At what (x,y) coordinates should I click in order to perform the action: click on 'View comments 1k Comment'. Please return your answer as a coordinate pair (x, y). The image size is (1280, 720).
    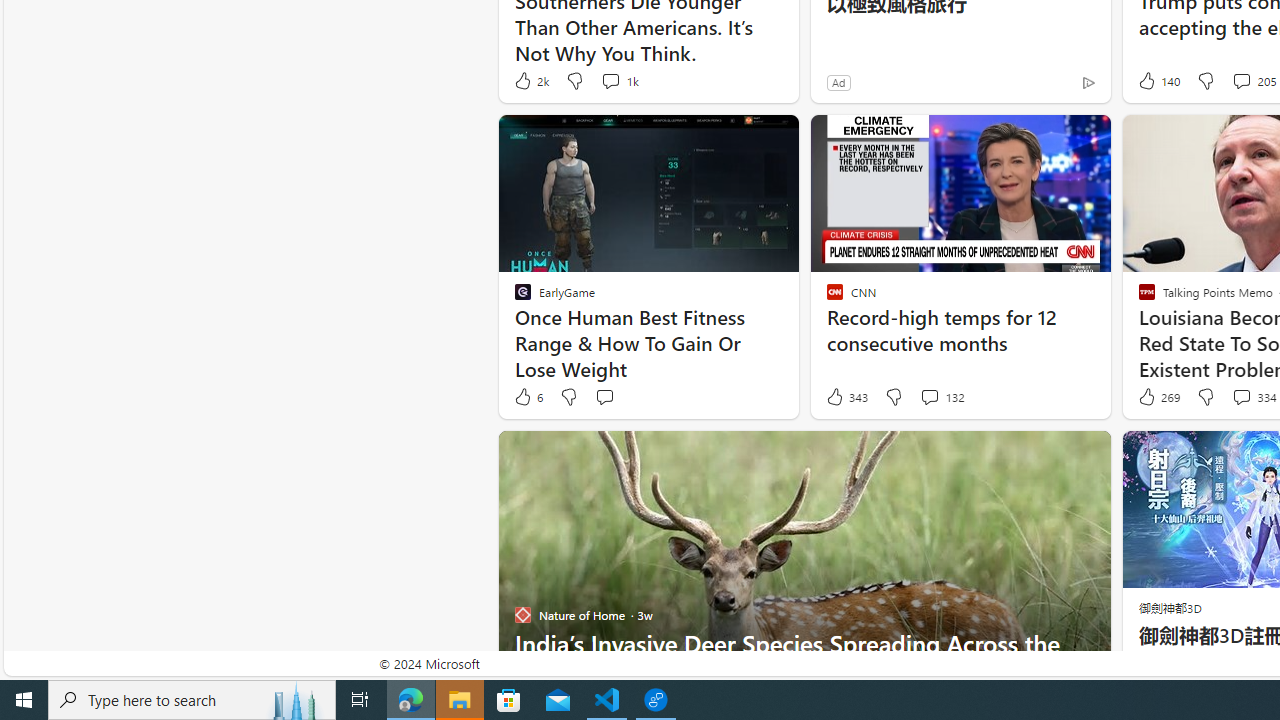
    Looking at the image, I should click on (609, 80).